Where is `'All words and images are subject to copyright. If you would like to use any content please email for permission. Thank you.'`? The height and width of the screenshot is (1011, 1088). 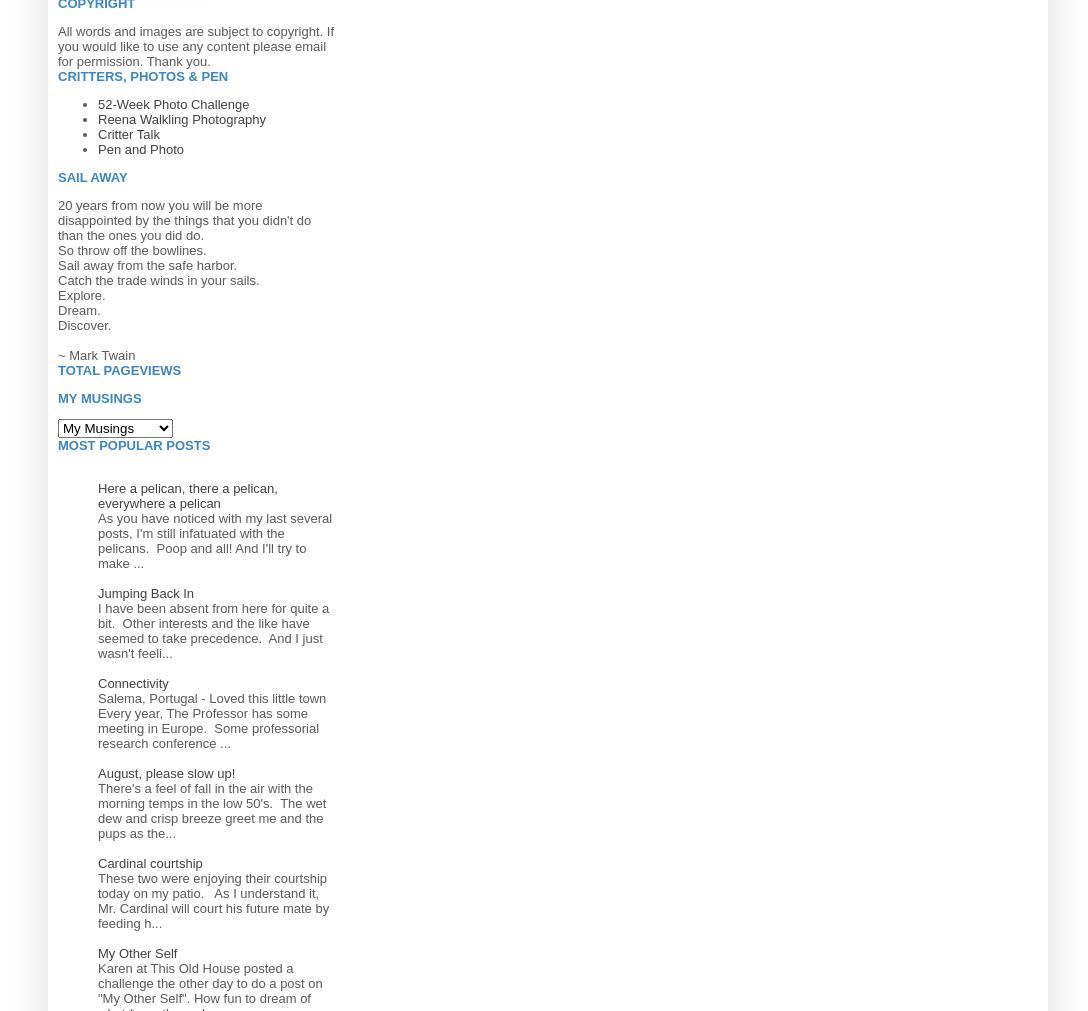 'All words and images are subject to copyright. If you would like to use any content please email for permission. Thank you.' is located at coordinates (194, 44).